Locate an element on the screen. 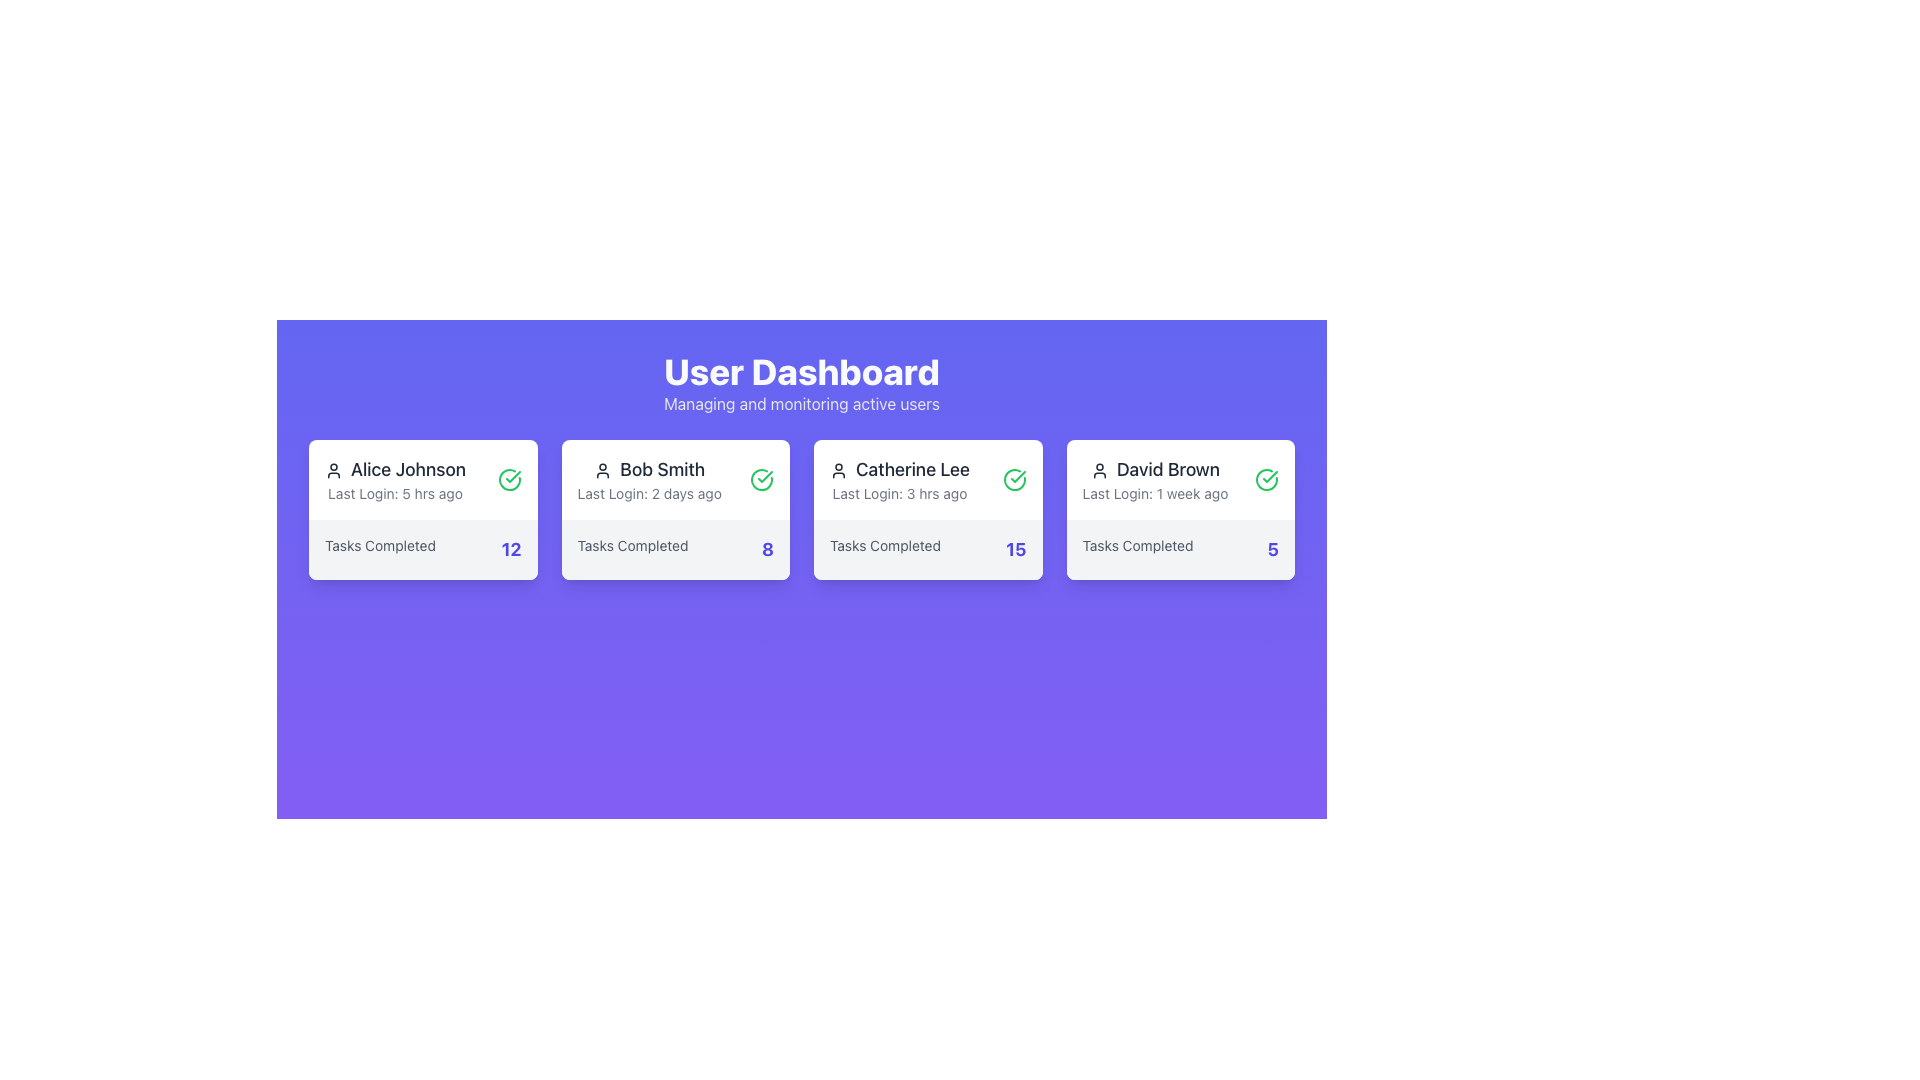 The image size is (1920, 1080). the status represented by the checkmark icon located in the top-right corner of the card associated with 'Bob Smith' is located at coordinates (513, 477).